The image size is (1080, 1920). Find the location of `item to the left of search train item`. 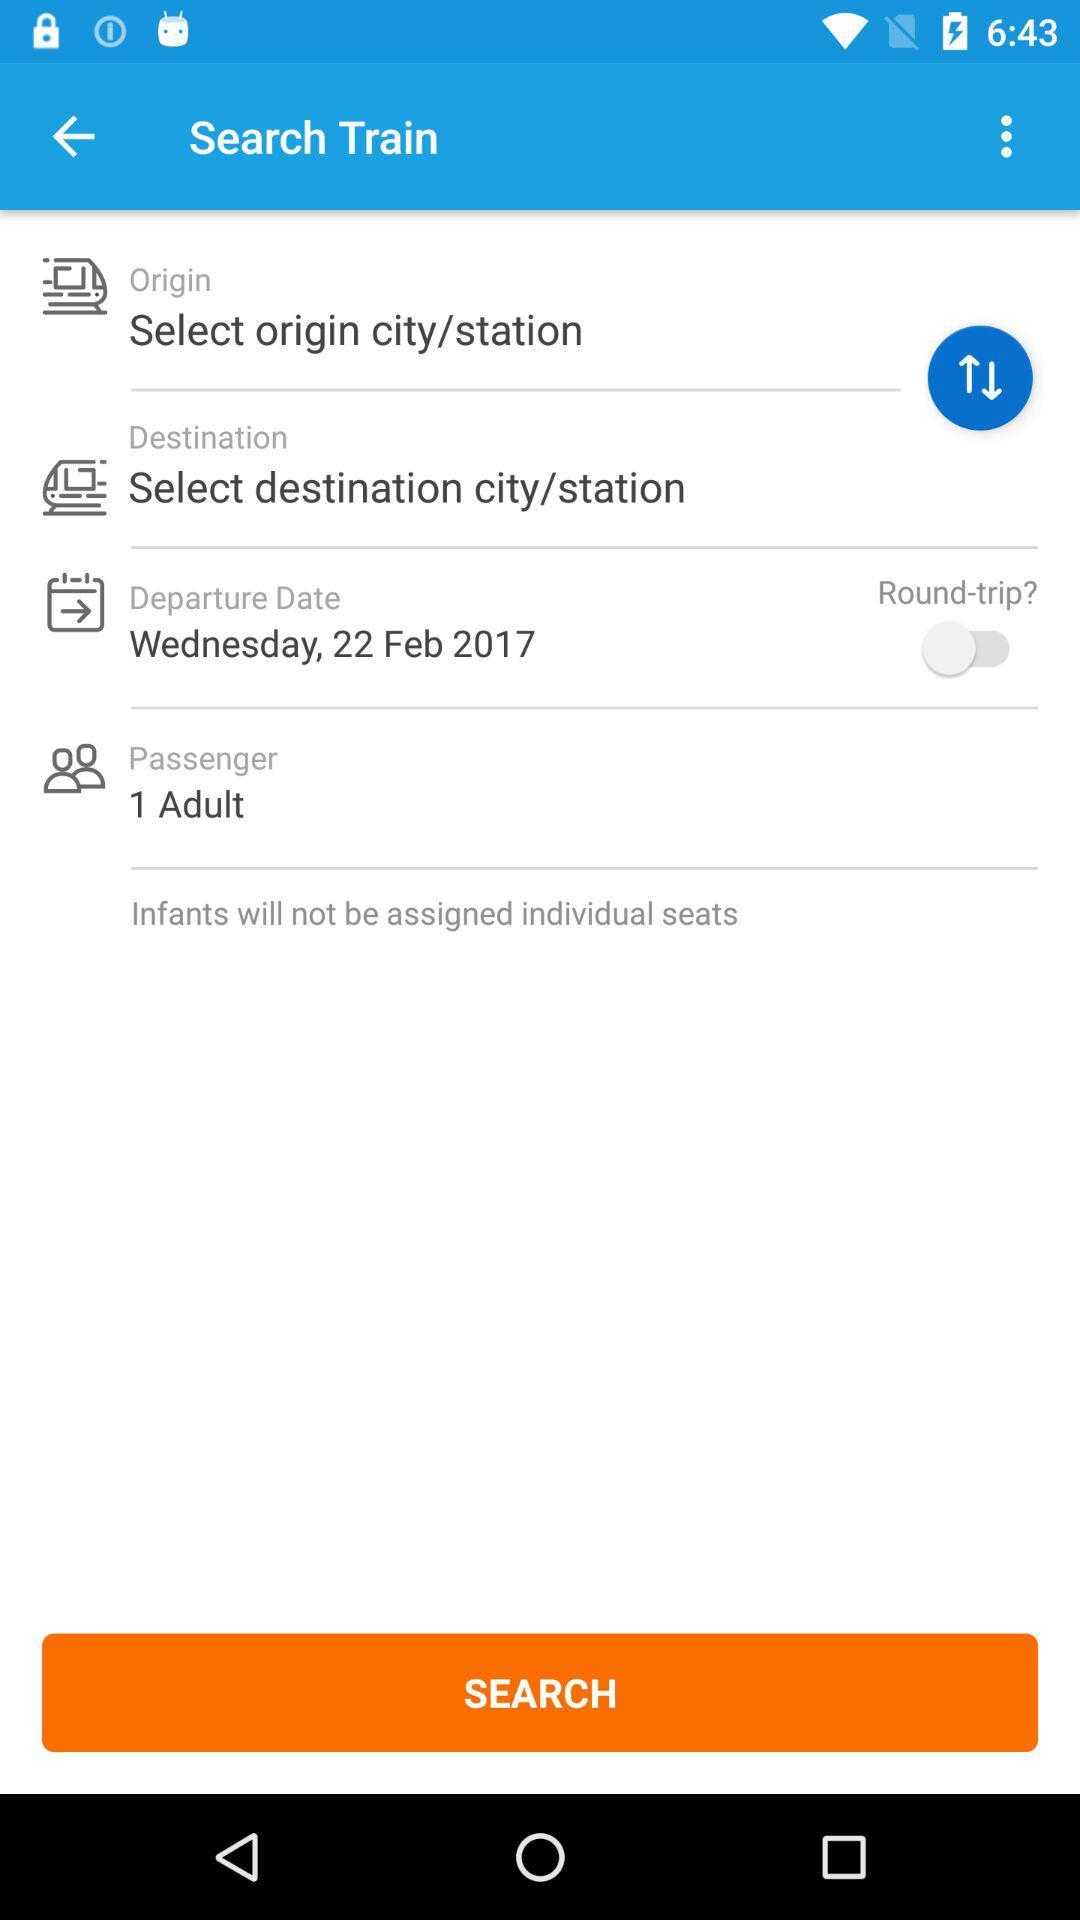

item to the left of search train item is located at coordinates (72, 135).